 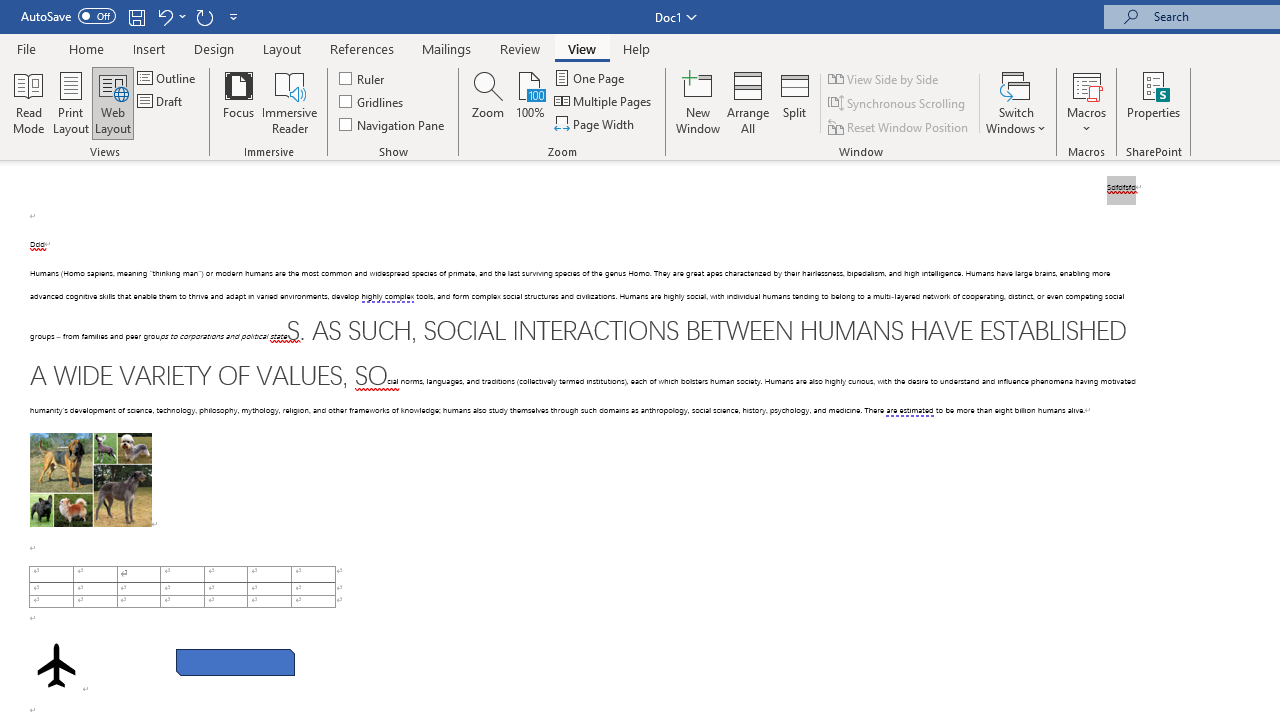 I want to click on 'One Page', so click(x=589, y=77).